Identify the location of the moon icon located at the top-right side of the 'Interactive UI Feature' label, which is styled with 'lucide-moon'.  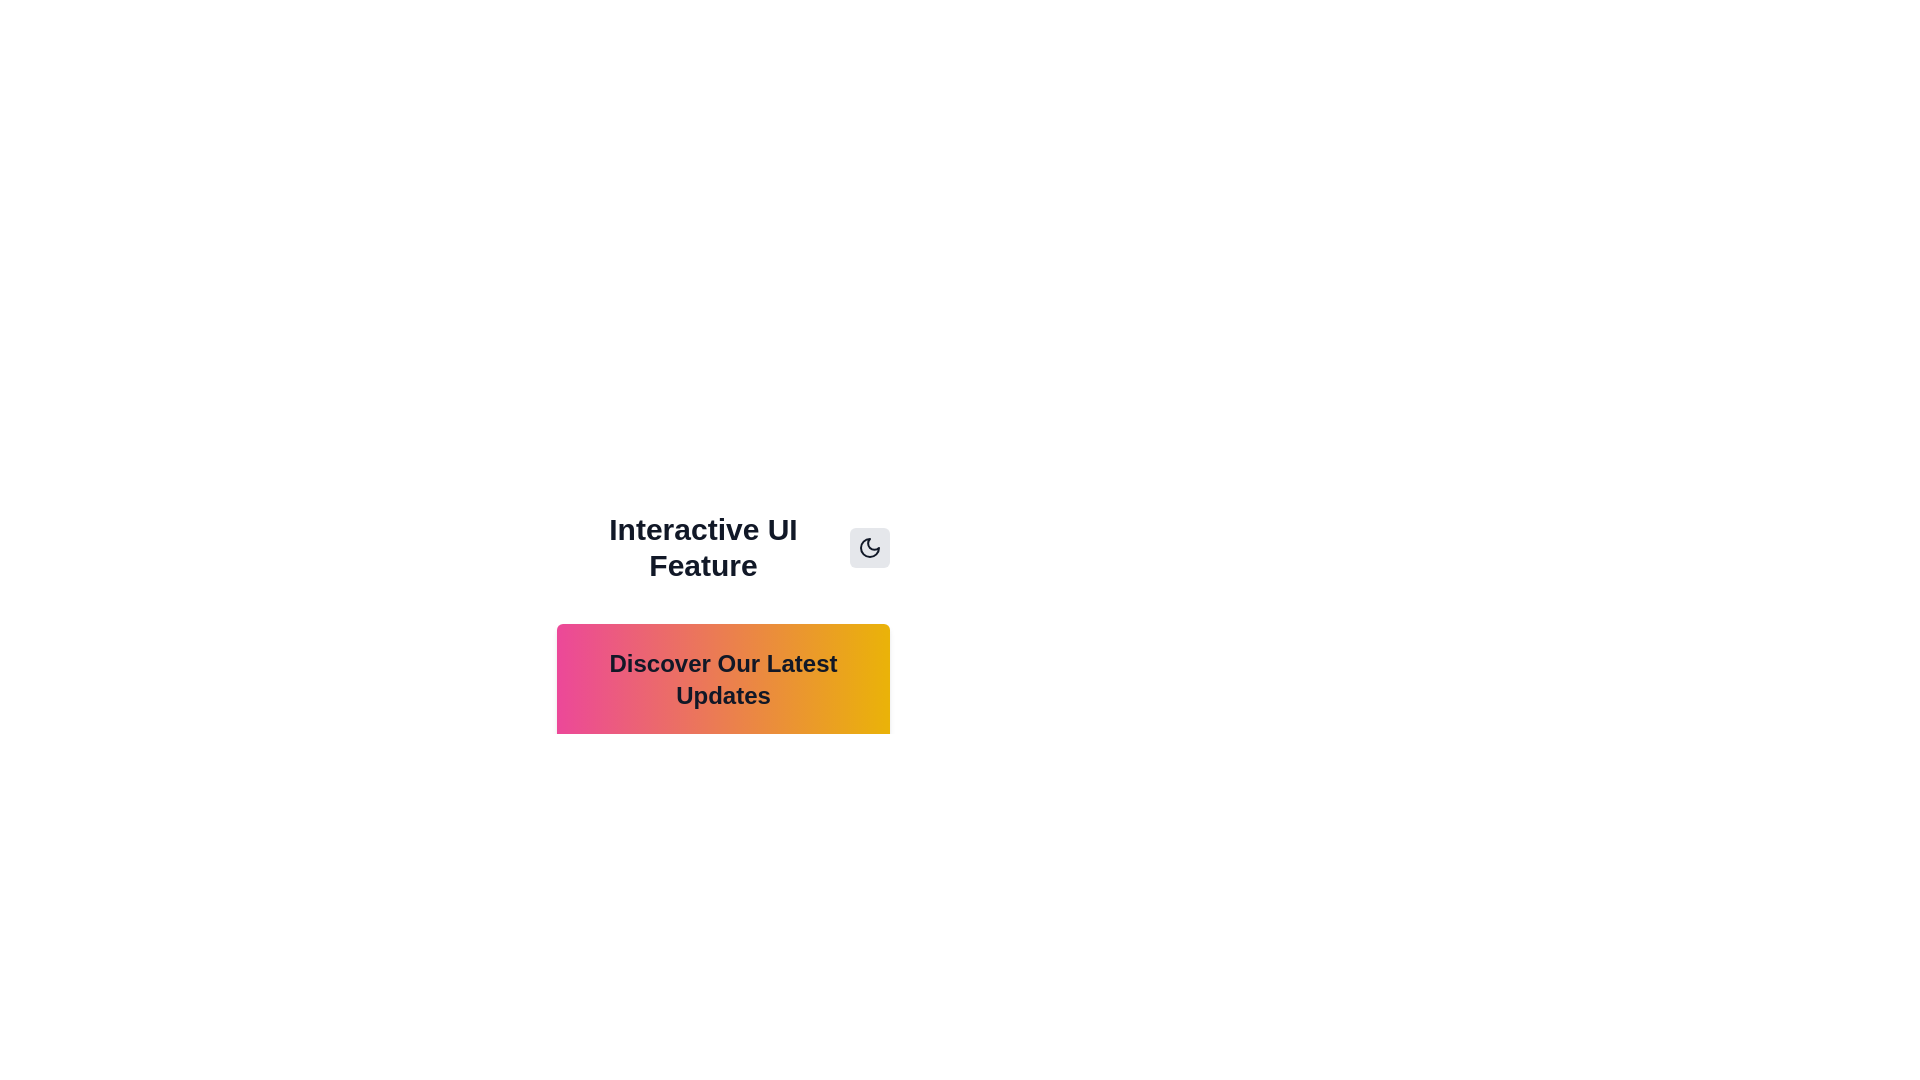
(869, 547).